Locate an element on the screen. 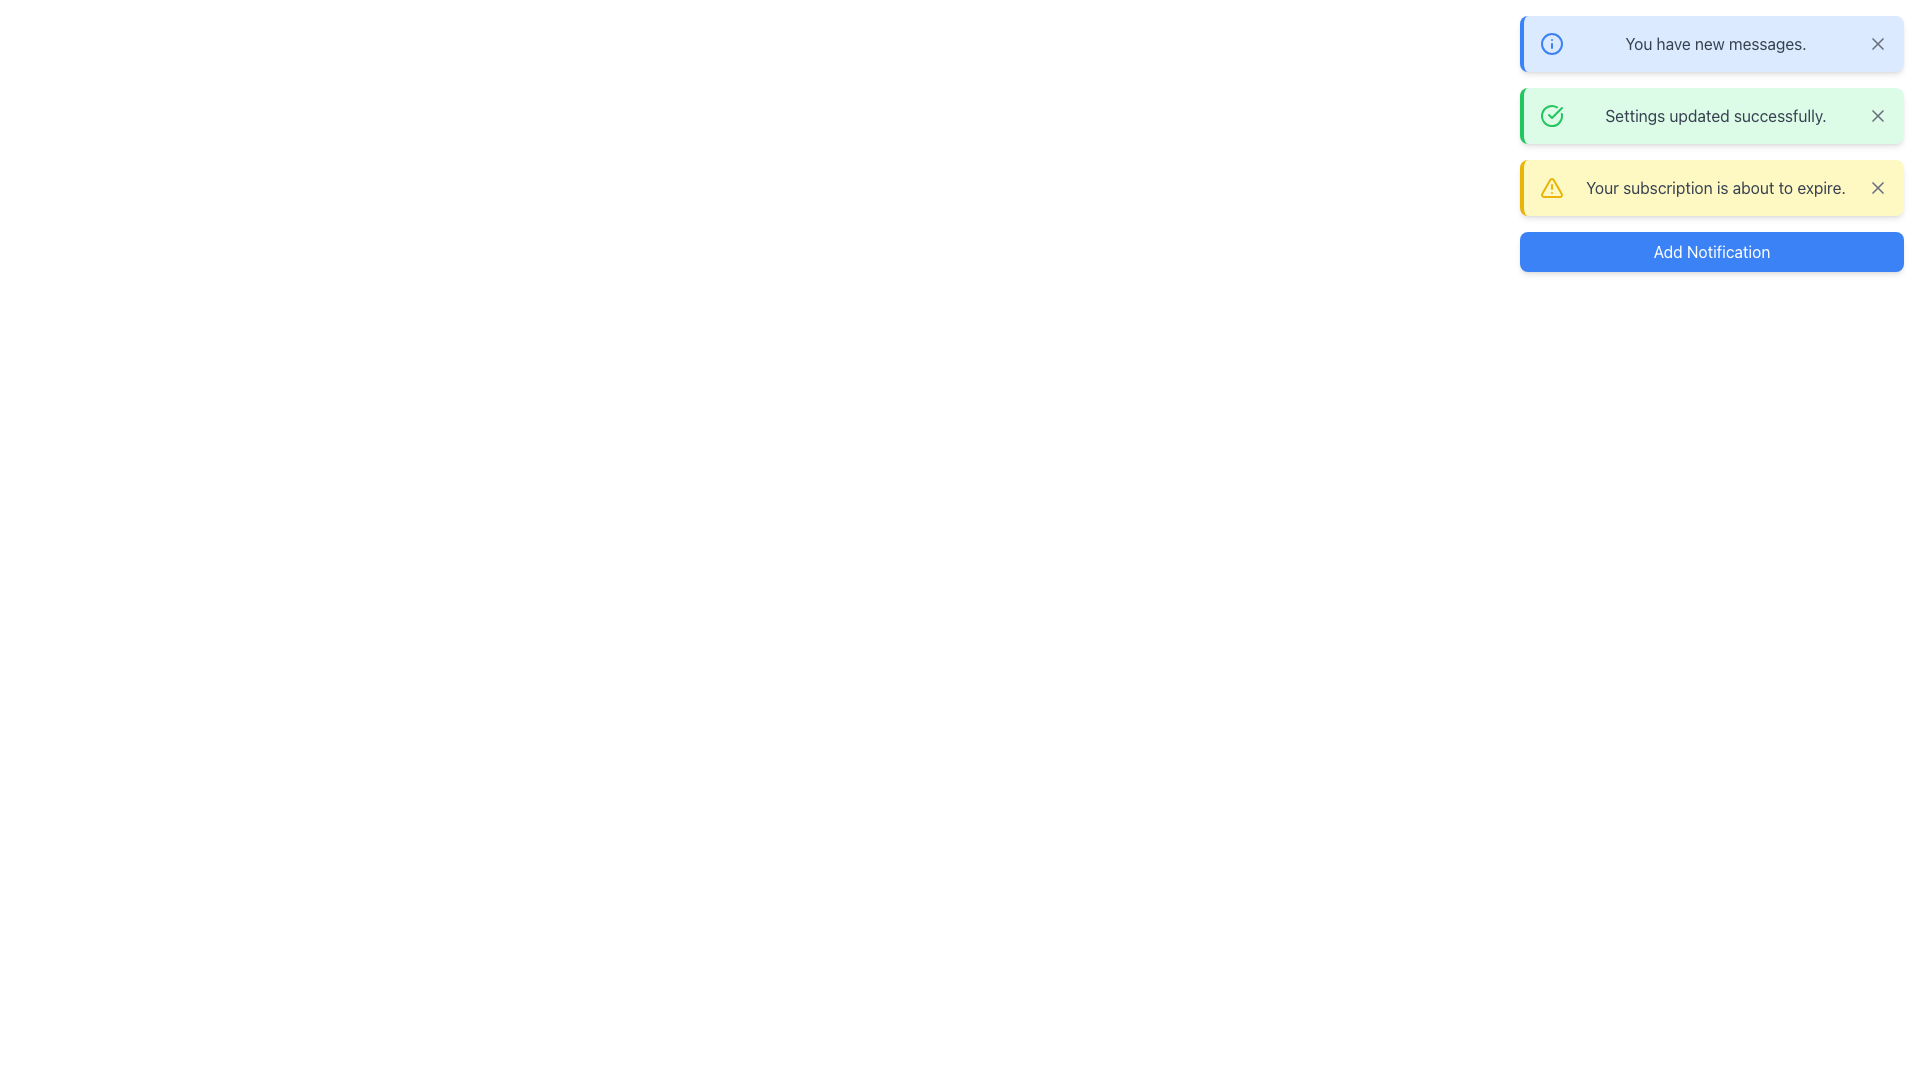 The width and height of the screenshot is (1920, 1080). the circular portion of the information icon located at the upper-left corner of the notification message titled 'You have new messages.' is located at coordinates (1550, 43).